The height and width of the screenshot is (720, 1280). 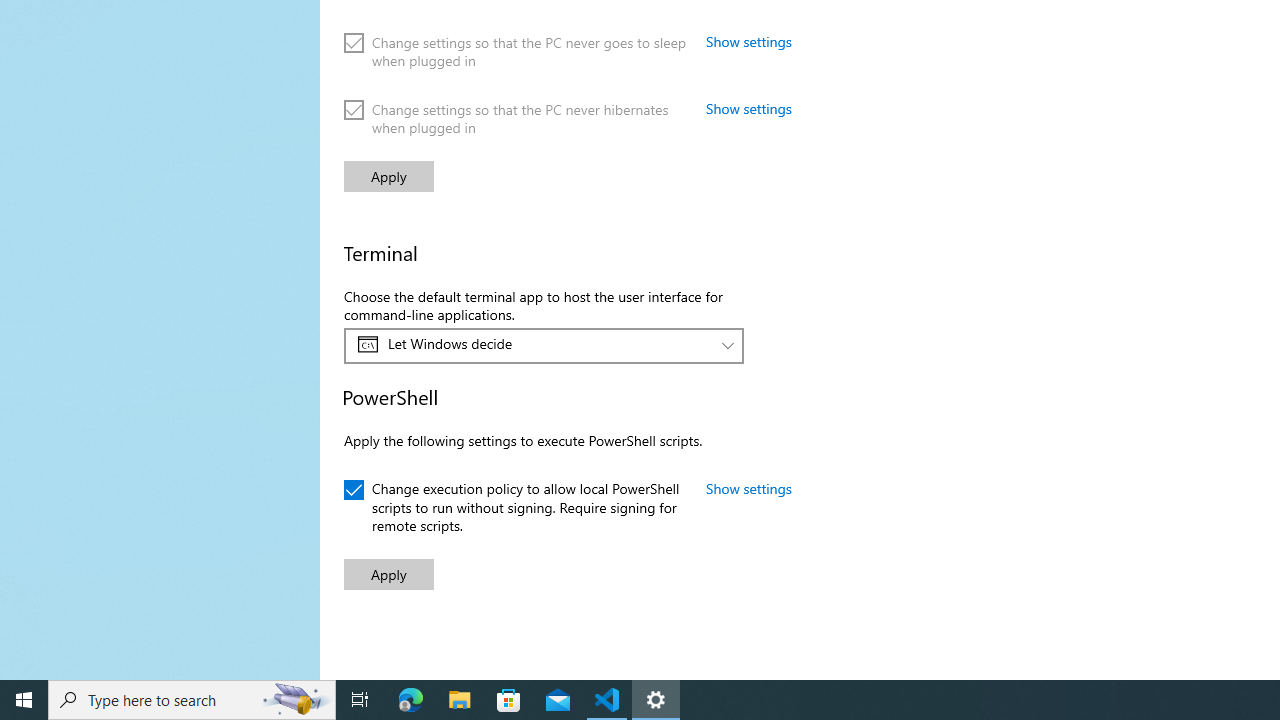 I want to click on 'Start', so click(x=24, y=698).